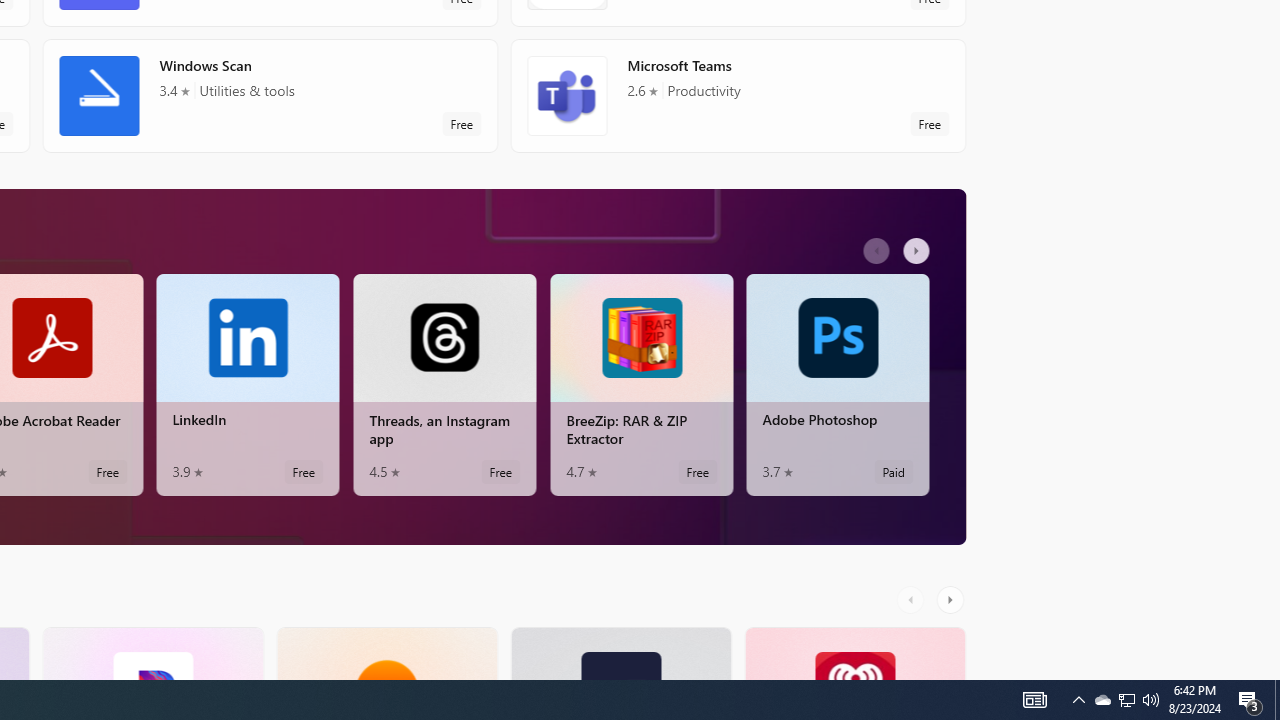 The height and width of the screenshot is (720, 1280). Describe the element at coordinates (246, 384) in the screenshot. I see `'LinkedIn. Average rating of 3.9 out of five stars. Free  '` at that location.